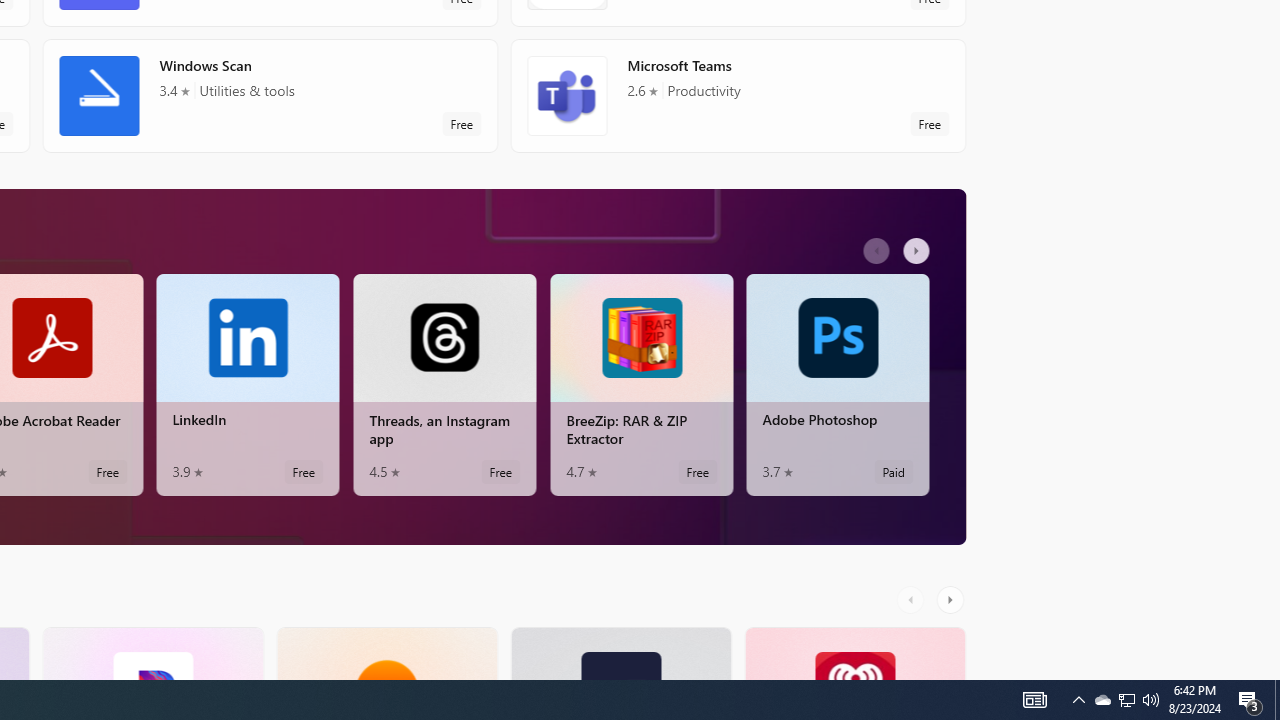 The height and width of the screenshot is (720, 1280). Describe the element at coordinates (246, 384) in the screenshot. I see `'LinkedIn. Average rating of 3.9 out of five stars. Free  '` at that location.